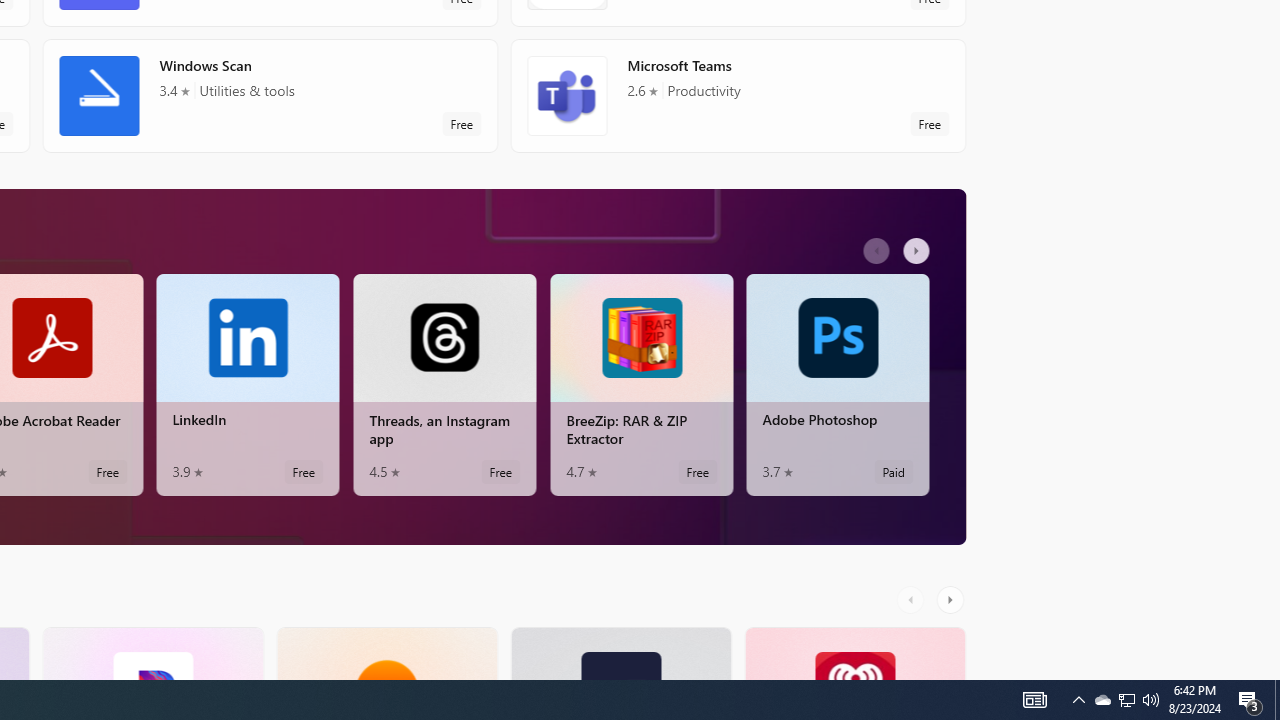 The height and width of the screenshot is (720, 1280). Describe the element at coordinates (246, 384) in the screenshot. I see `'LinkedIn. Average rating of 3.9 out of five stars. Free  '` at that location.